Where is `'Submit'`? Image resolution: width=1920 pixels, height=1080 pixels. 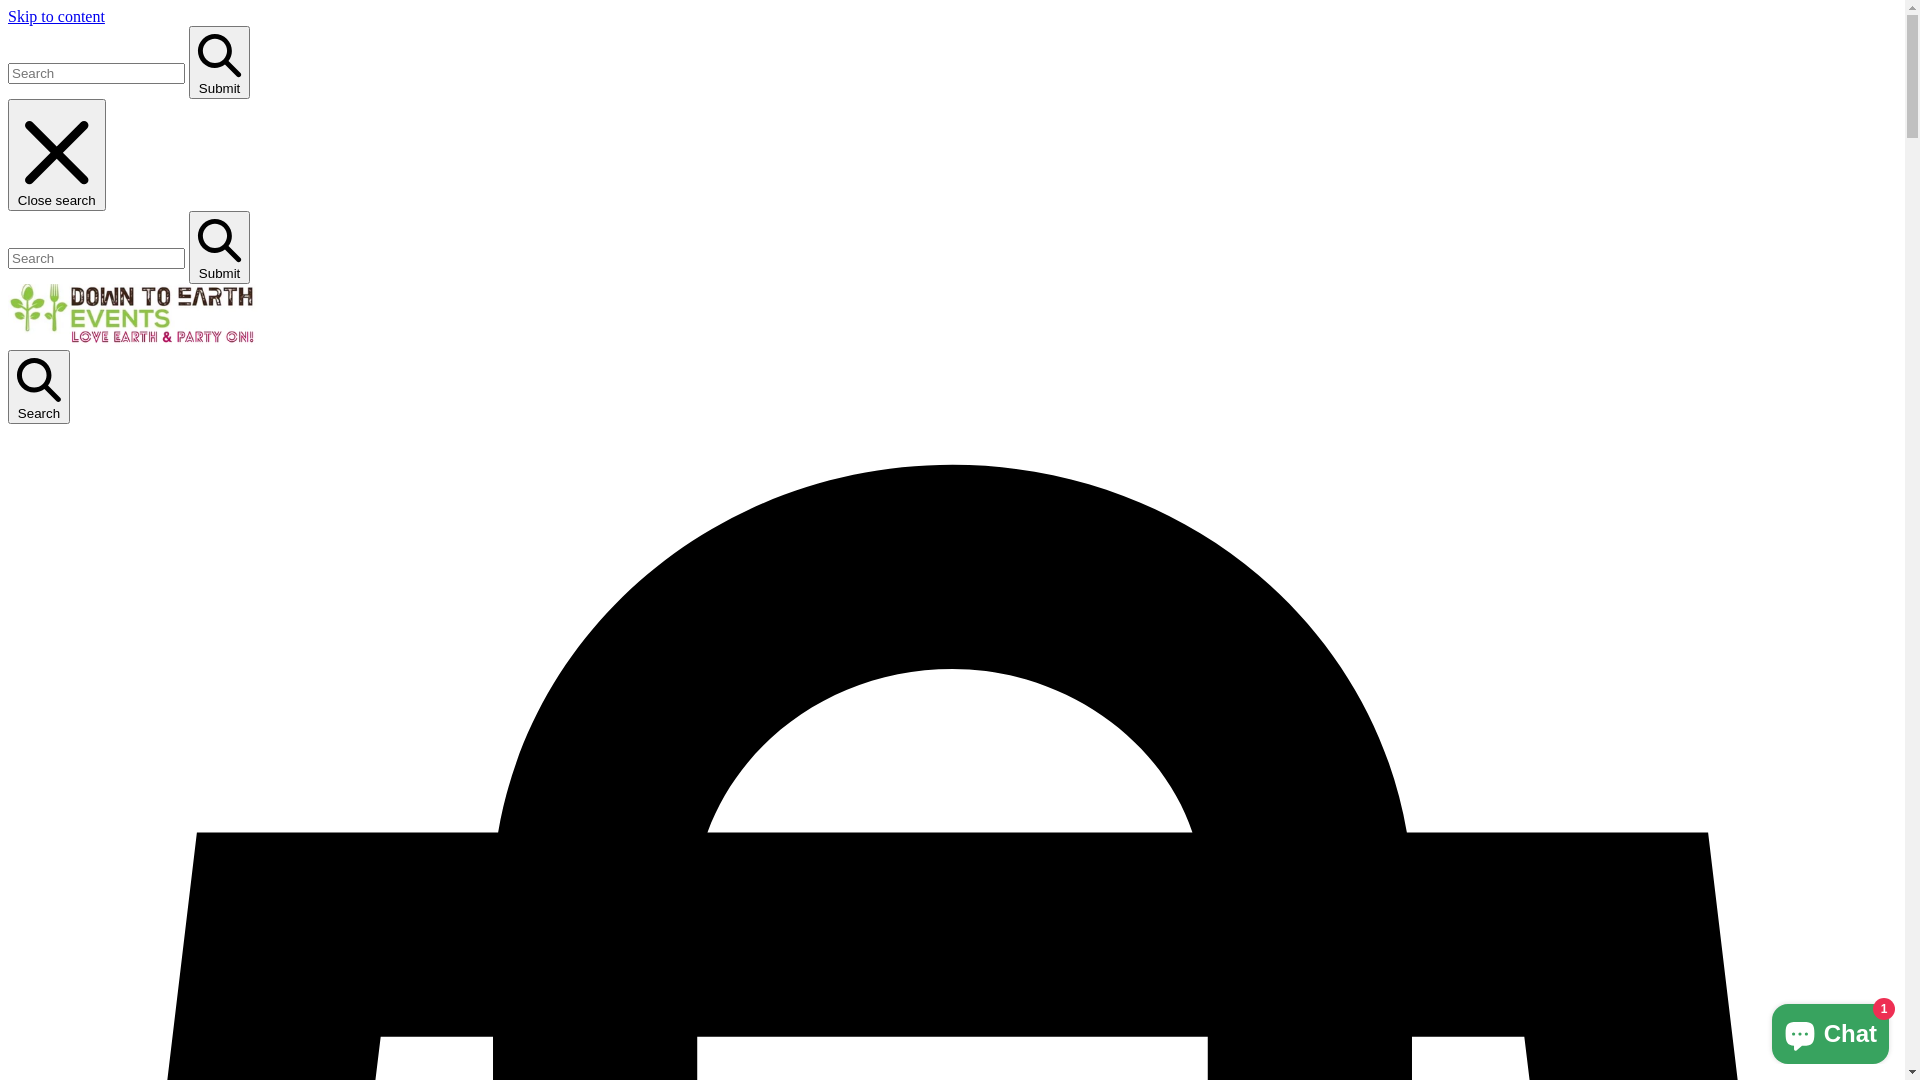 'Submit' is located at coordinates (188, 61).